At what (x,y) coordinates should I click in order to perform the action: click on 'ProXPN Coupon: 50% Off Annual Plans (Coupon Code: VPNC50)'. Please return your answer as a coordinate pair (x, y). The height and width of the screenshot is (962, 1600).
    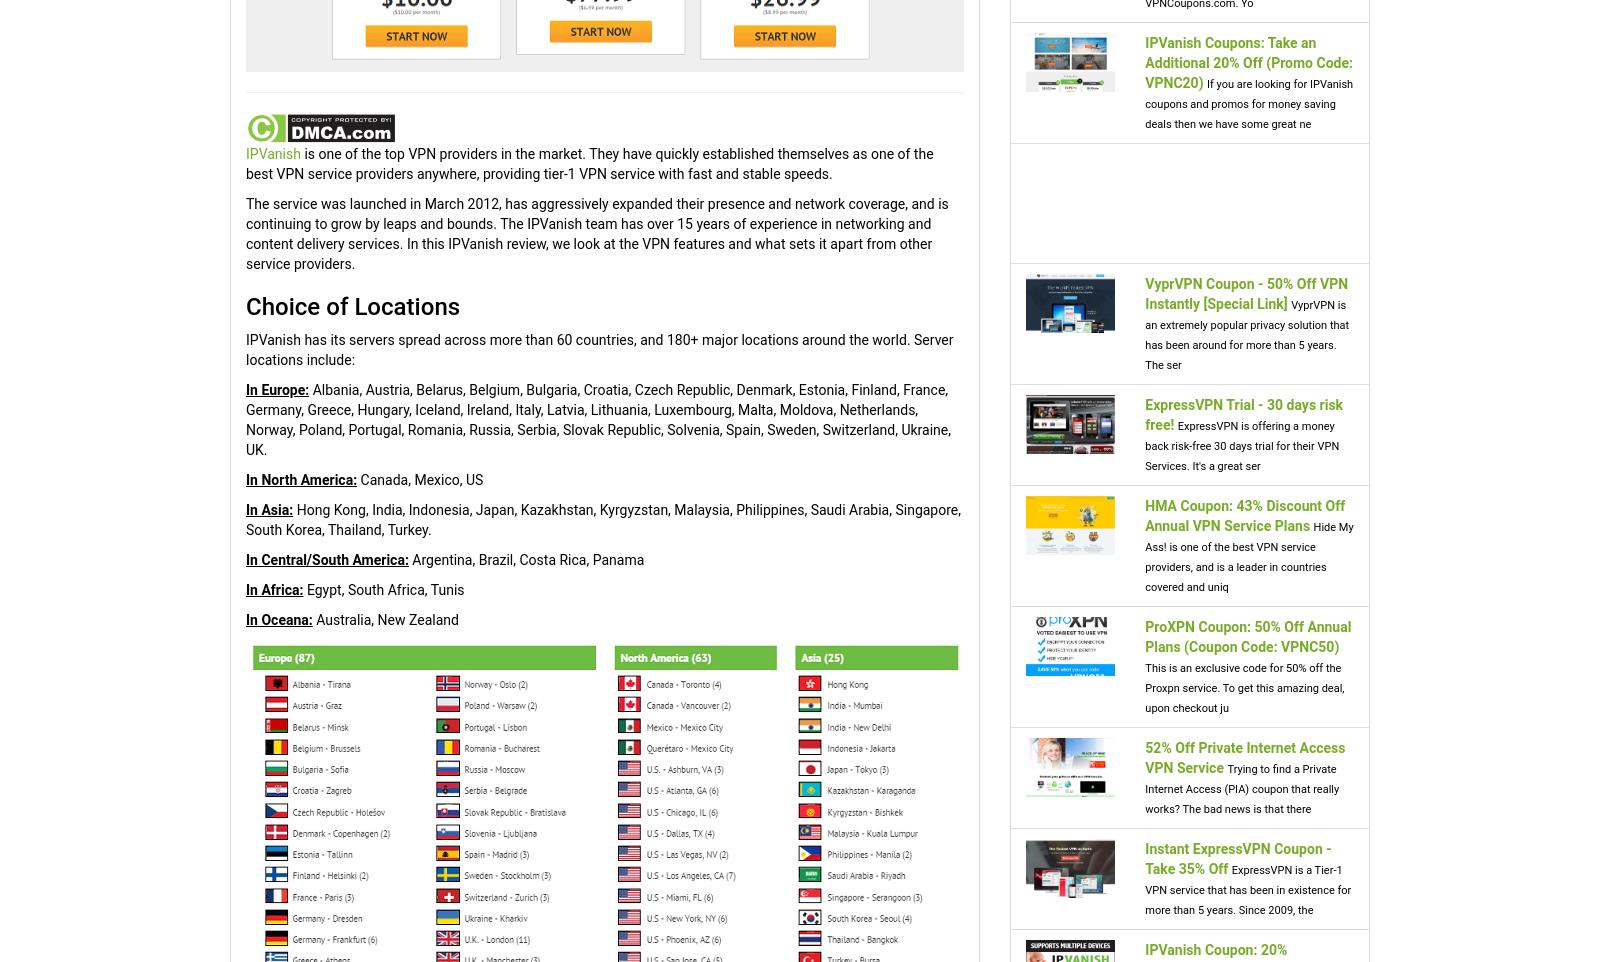
    Looking at the image, I should click on (1247, 635).